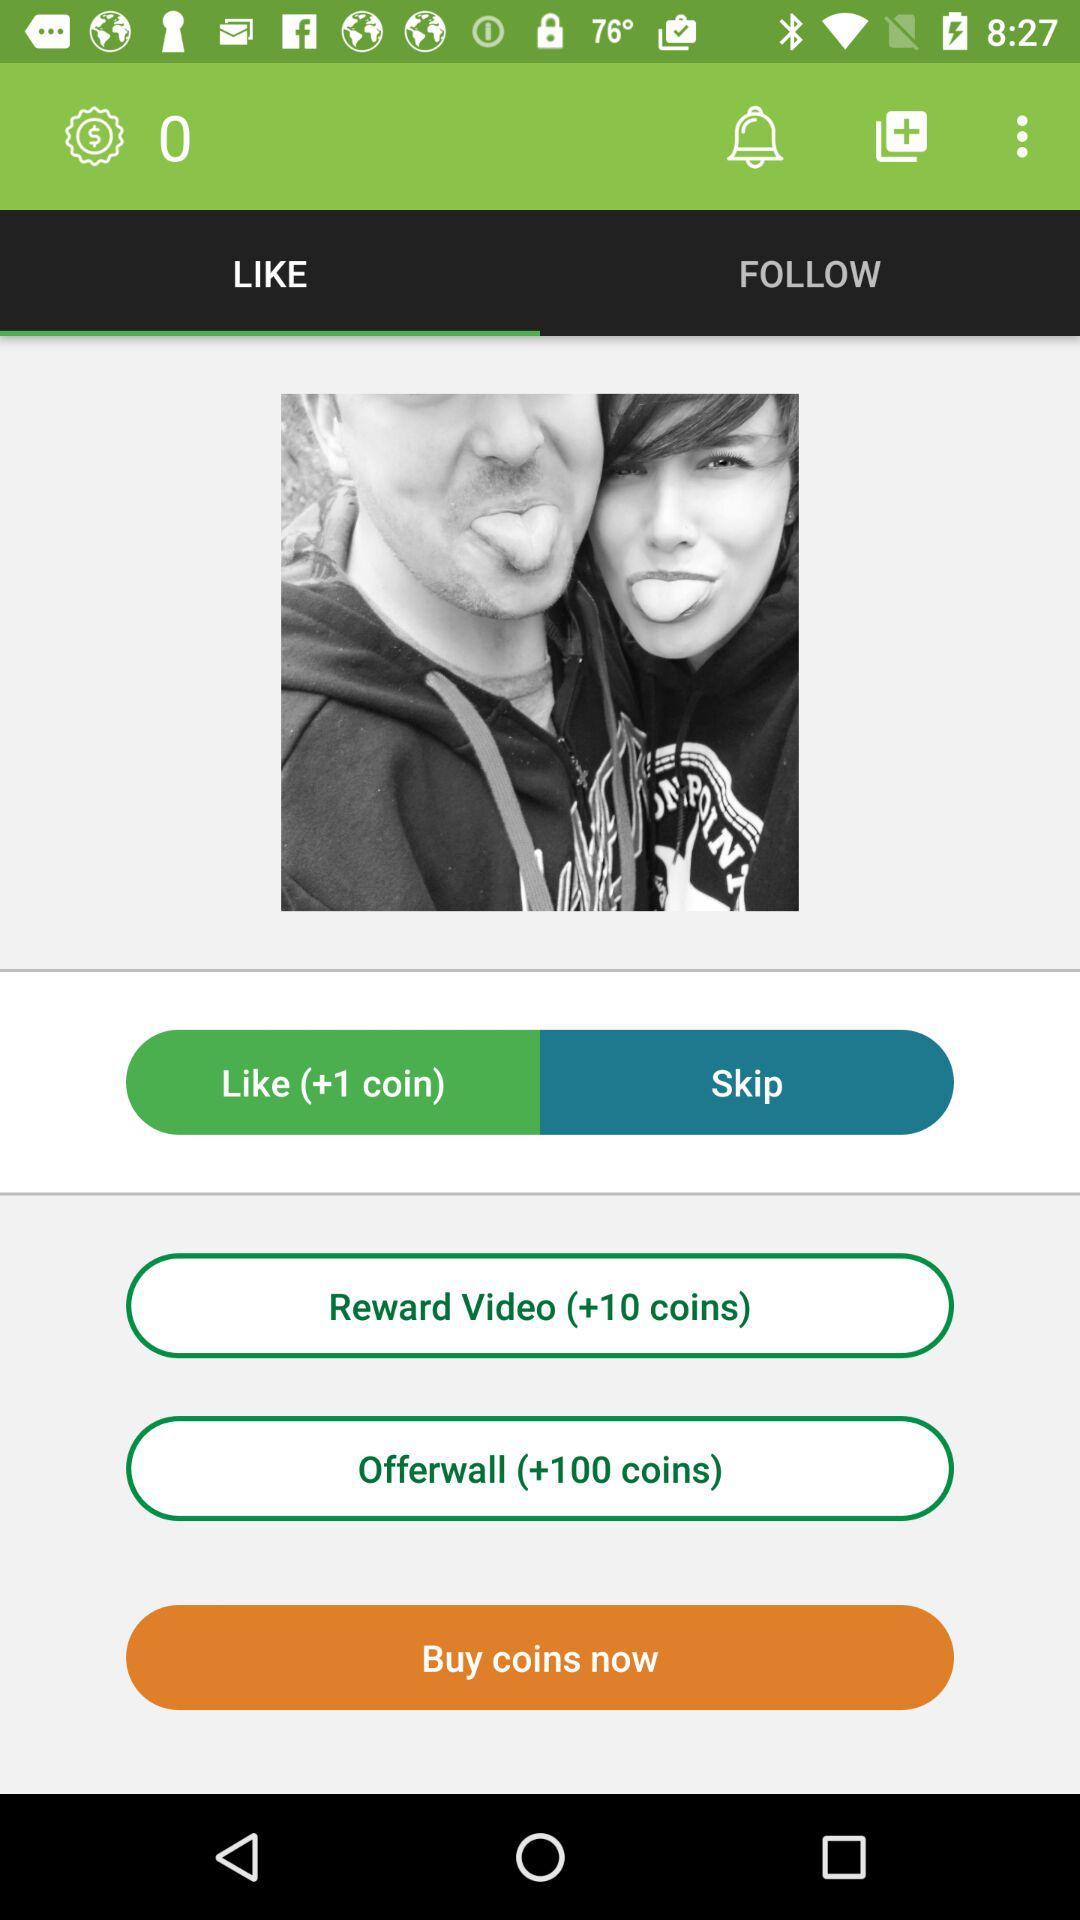  Describe the element at coordinates (901, 135) in the screenshot. I see `icon above the follow item` at that location.